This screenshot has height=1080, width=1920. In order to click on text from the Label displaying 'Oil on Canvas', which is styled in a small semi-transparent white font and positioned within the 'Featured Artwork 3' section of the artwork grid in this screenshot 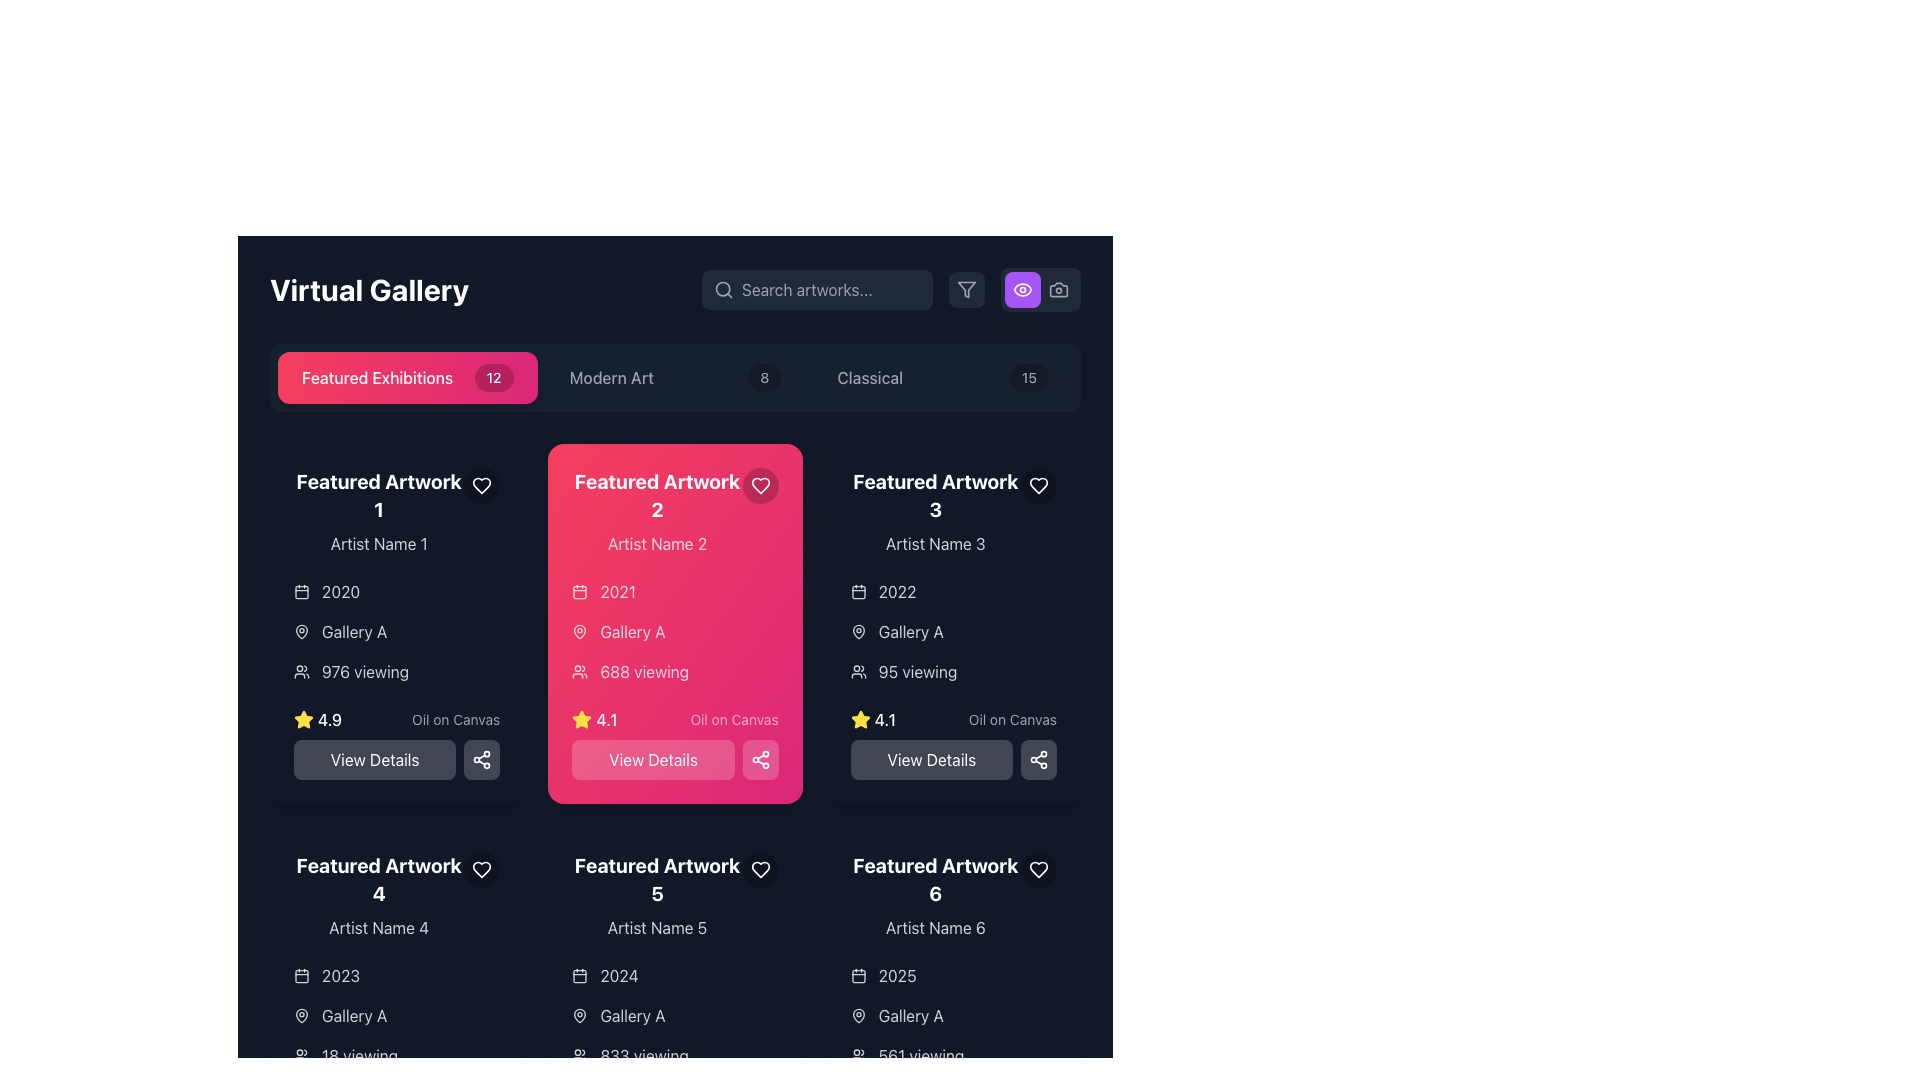, I will do `click(1012, 720)`.